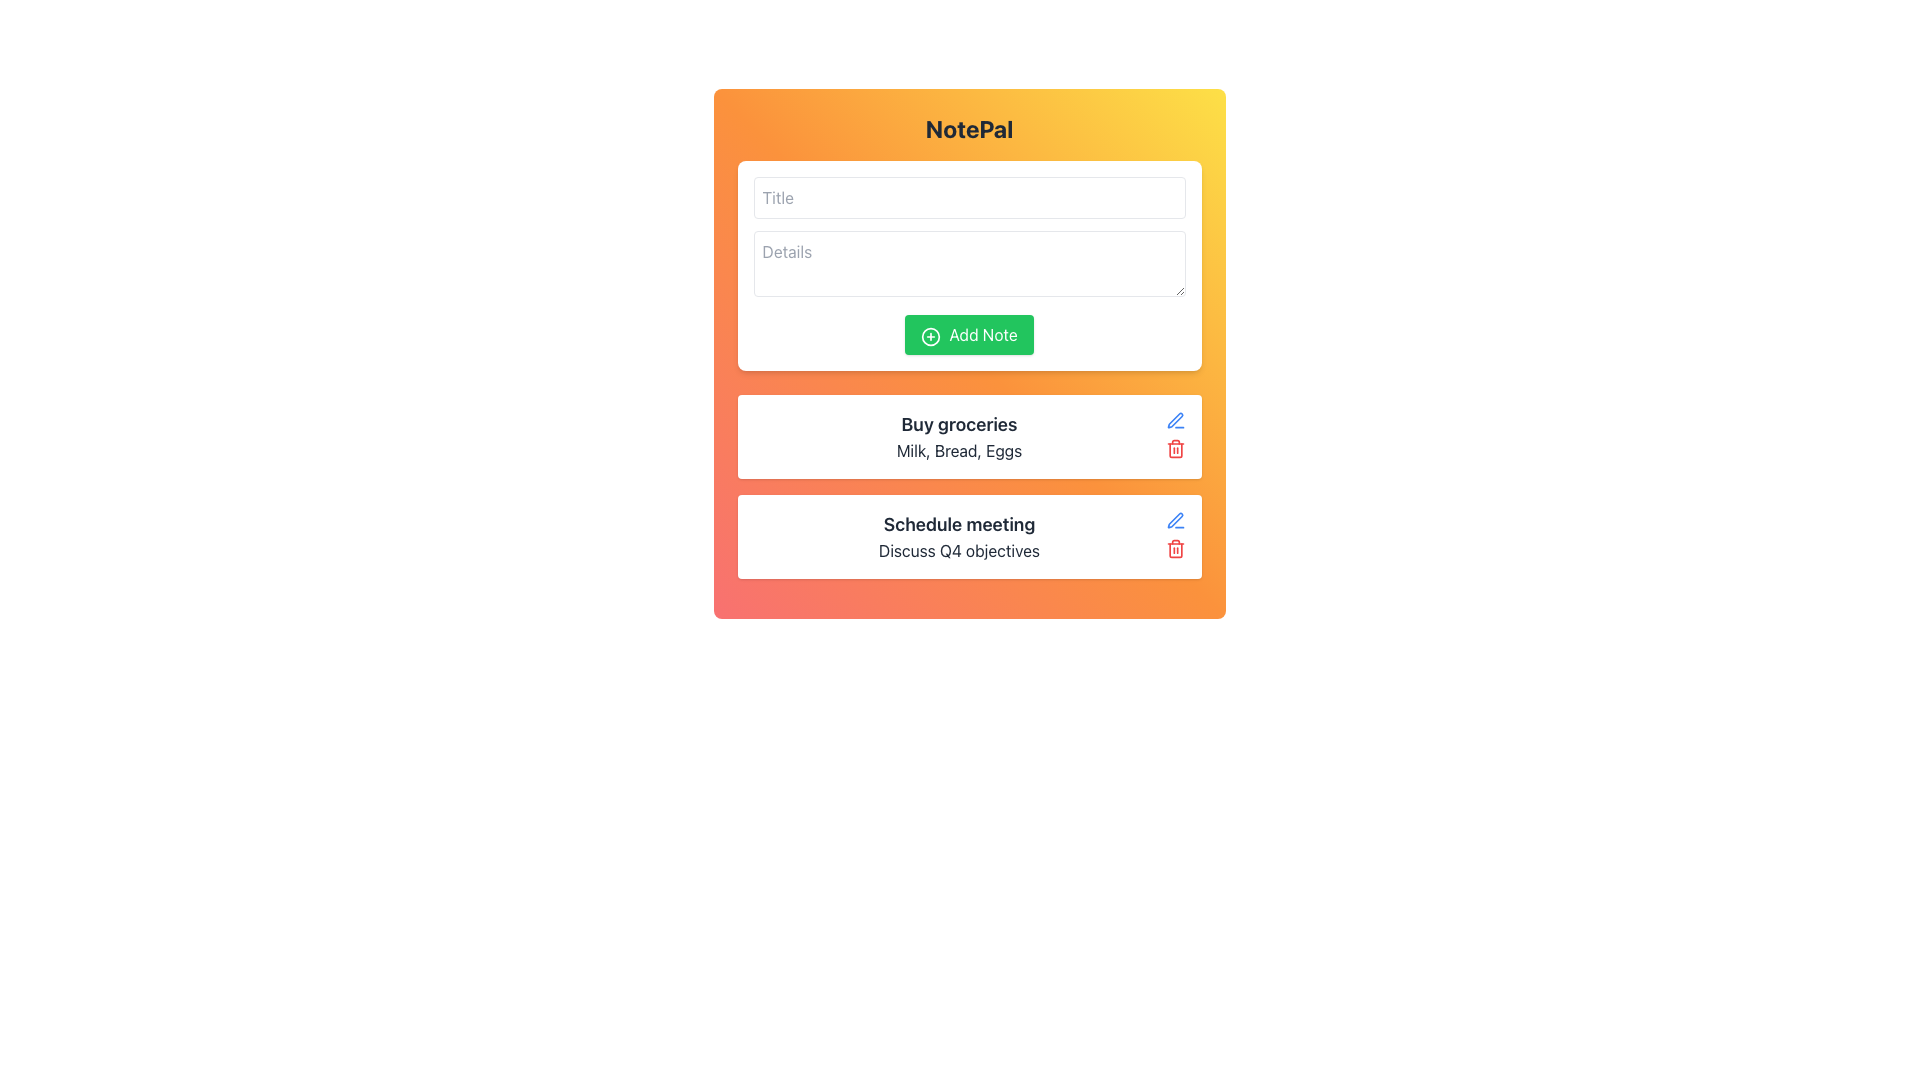  I want to click on the circular shape representing the outer boundary of the plus icon in the 'Add Note' button, which is centrally located relative to the button, so click(930, 335).